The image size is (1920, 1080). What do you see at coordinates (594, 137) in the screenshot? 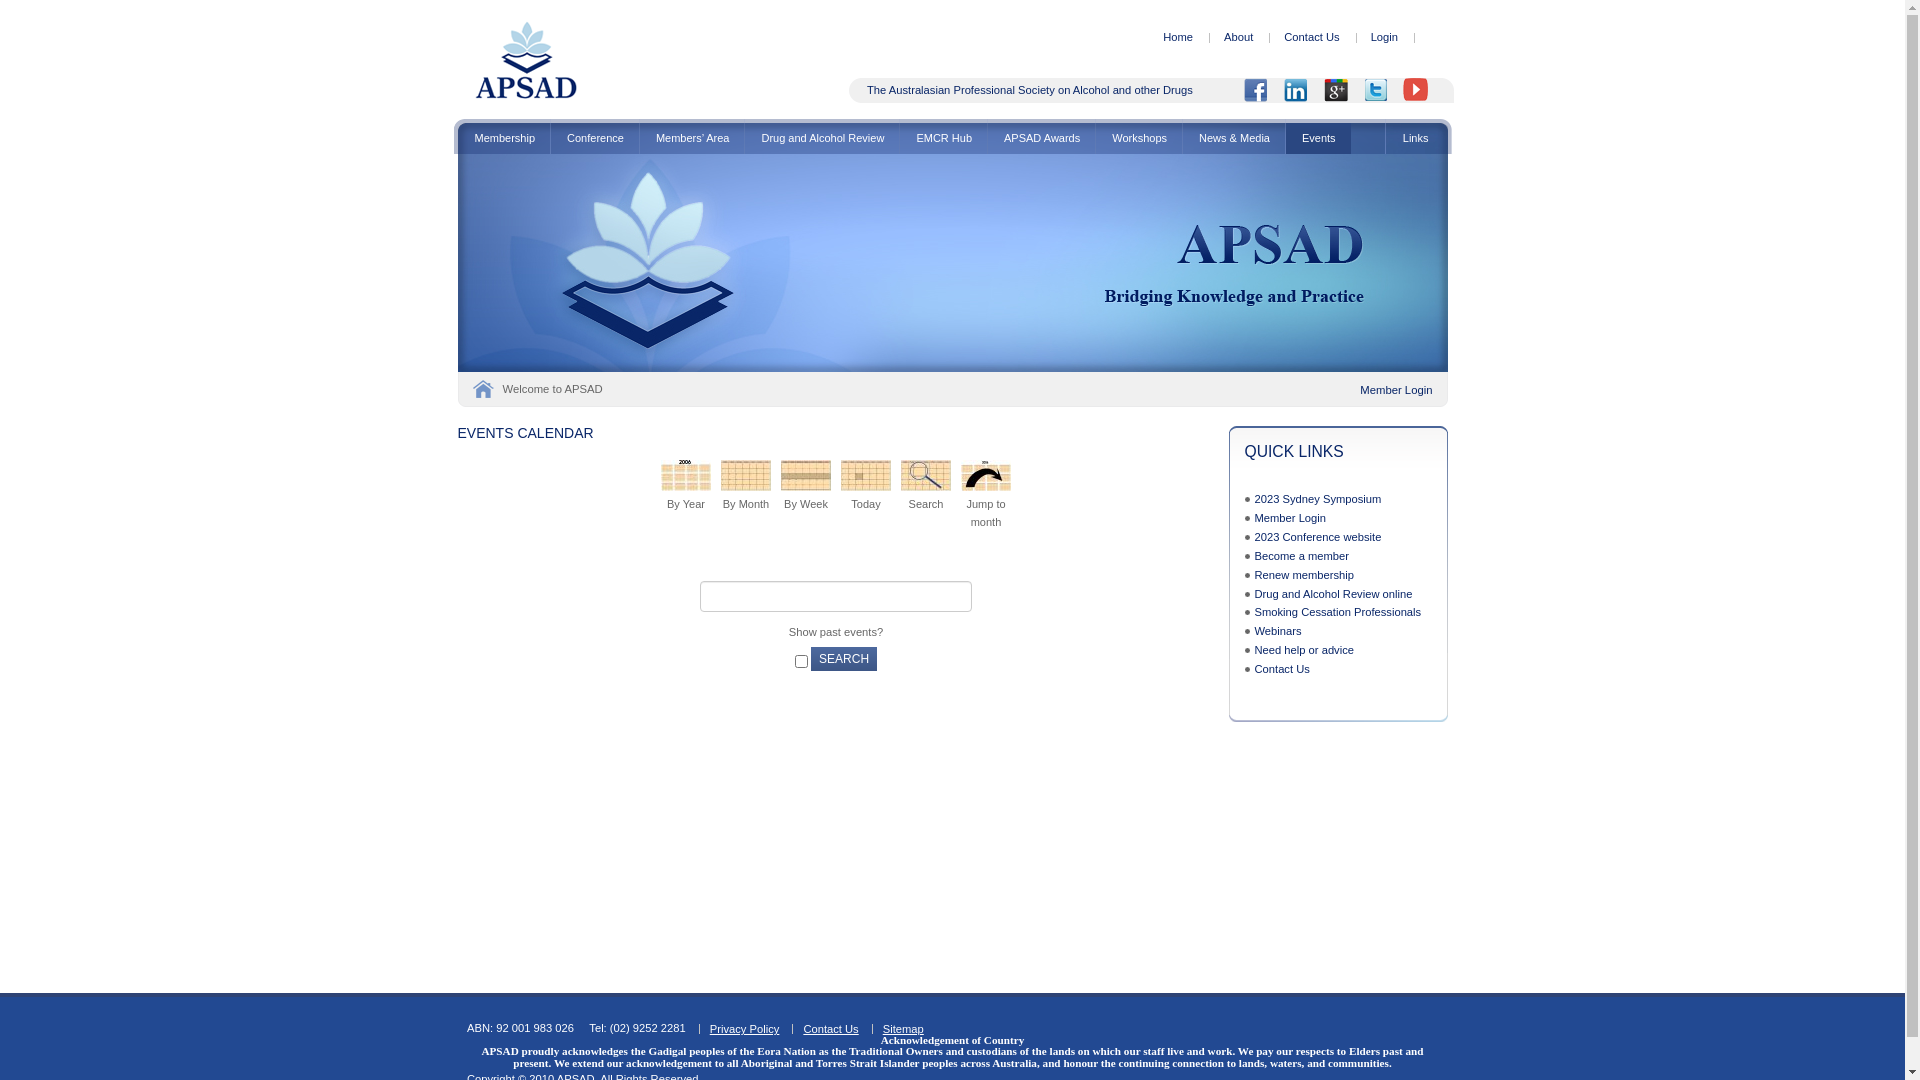
I see `'Conference'` at bounding box center [594, 137].